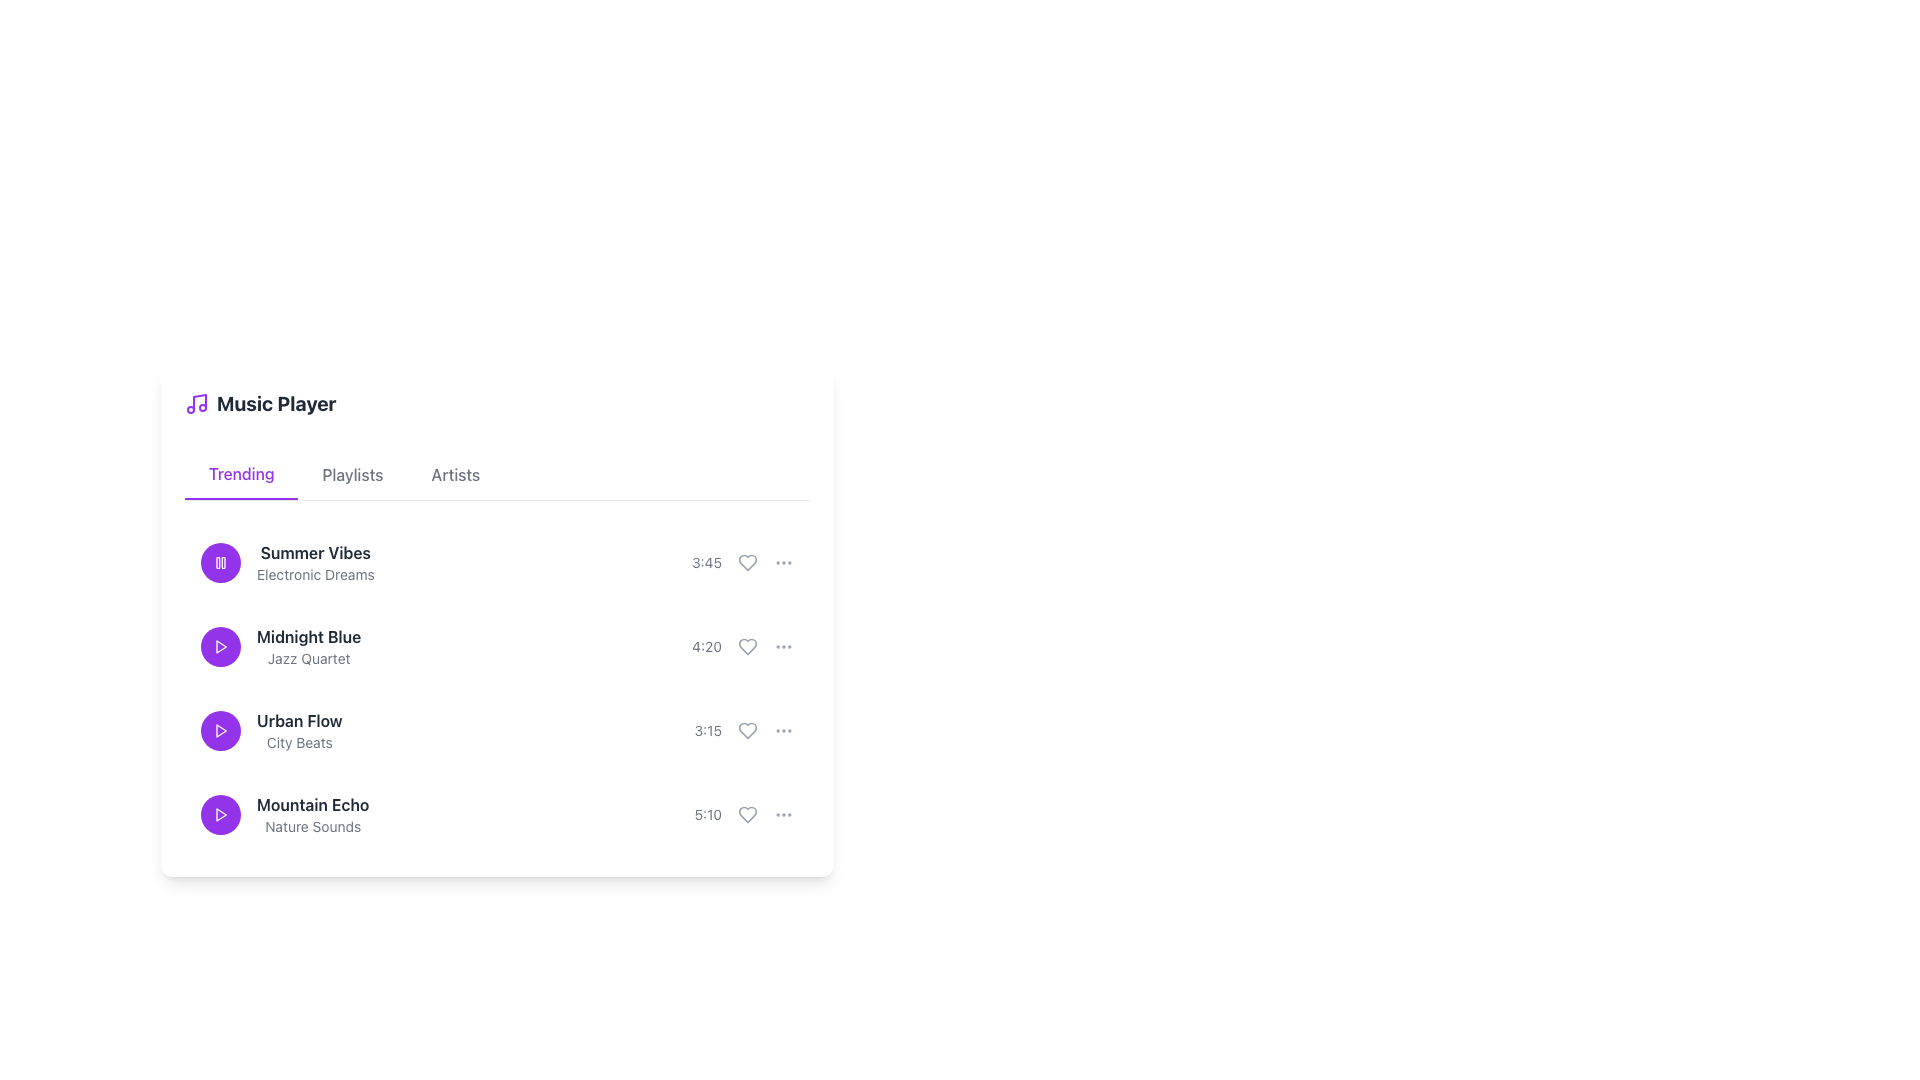 This screenshot has width=1920, height=1080. Describe the element at coordinates (782, 731) in the screenshot. I see `the Menu trigger button (ellipsis) located to the right of the 'Urban Flow' music track entry` at that location.